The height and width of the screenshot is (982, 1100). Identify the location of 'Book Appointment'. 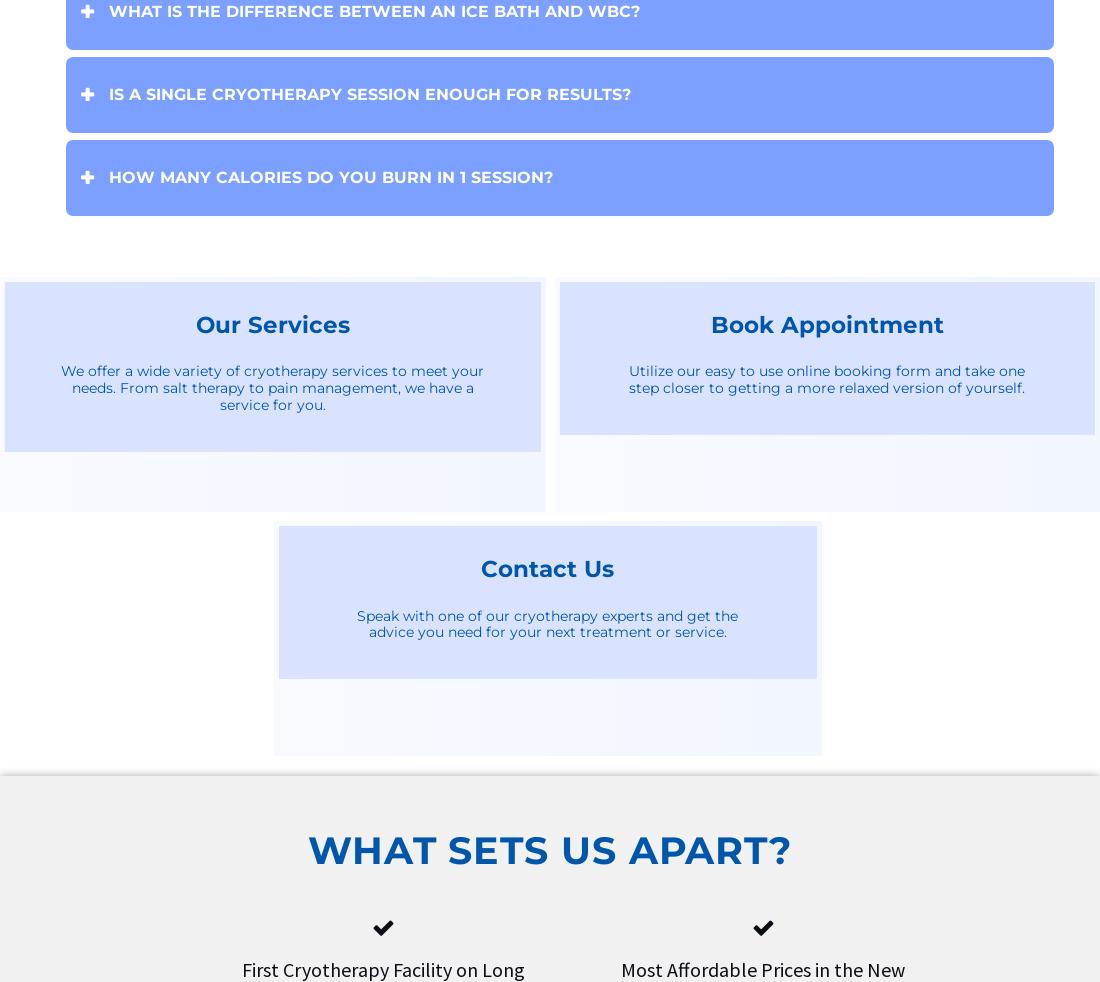
(825, 323).